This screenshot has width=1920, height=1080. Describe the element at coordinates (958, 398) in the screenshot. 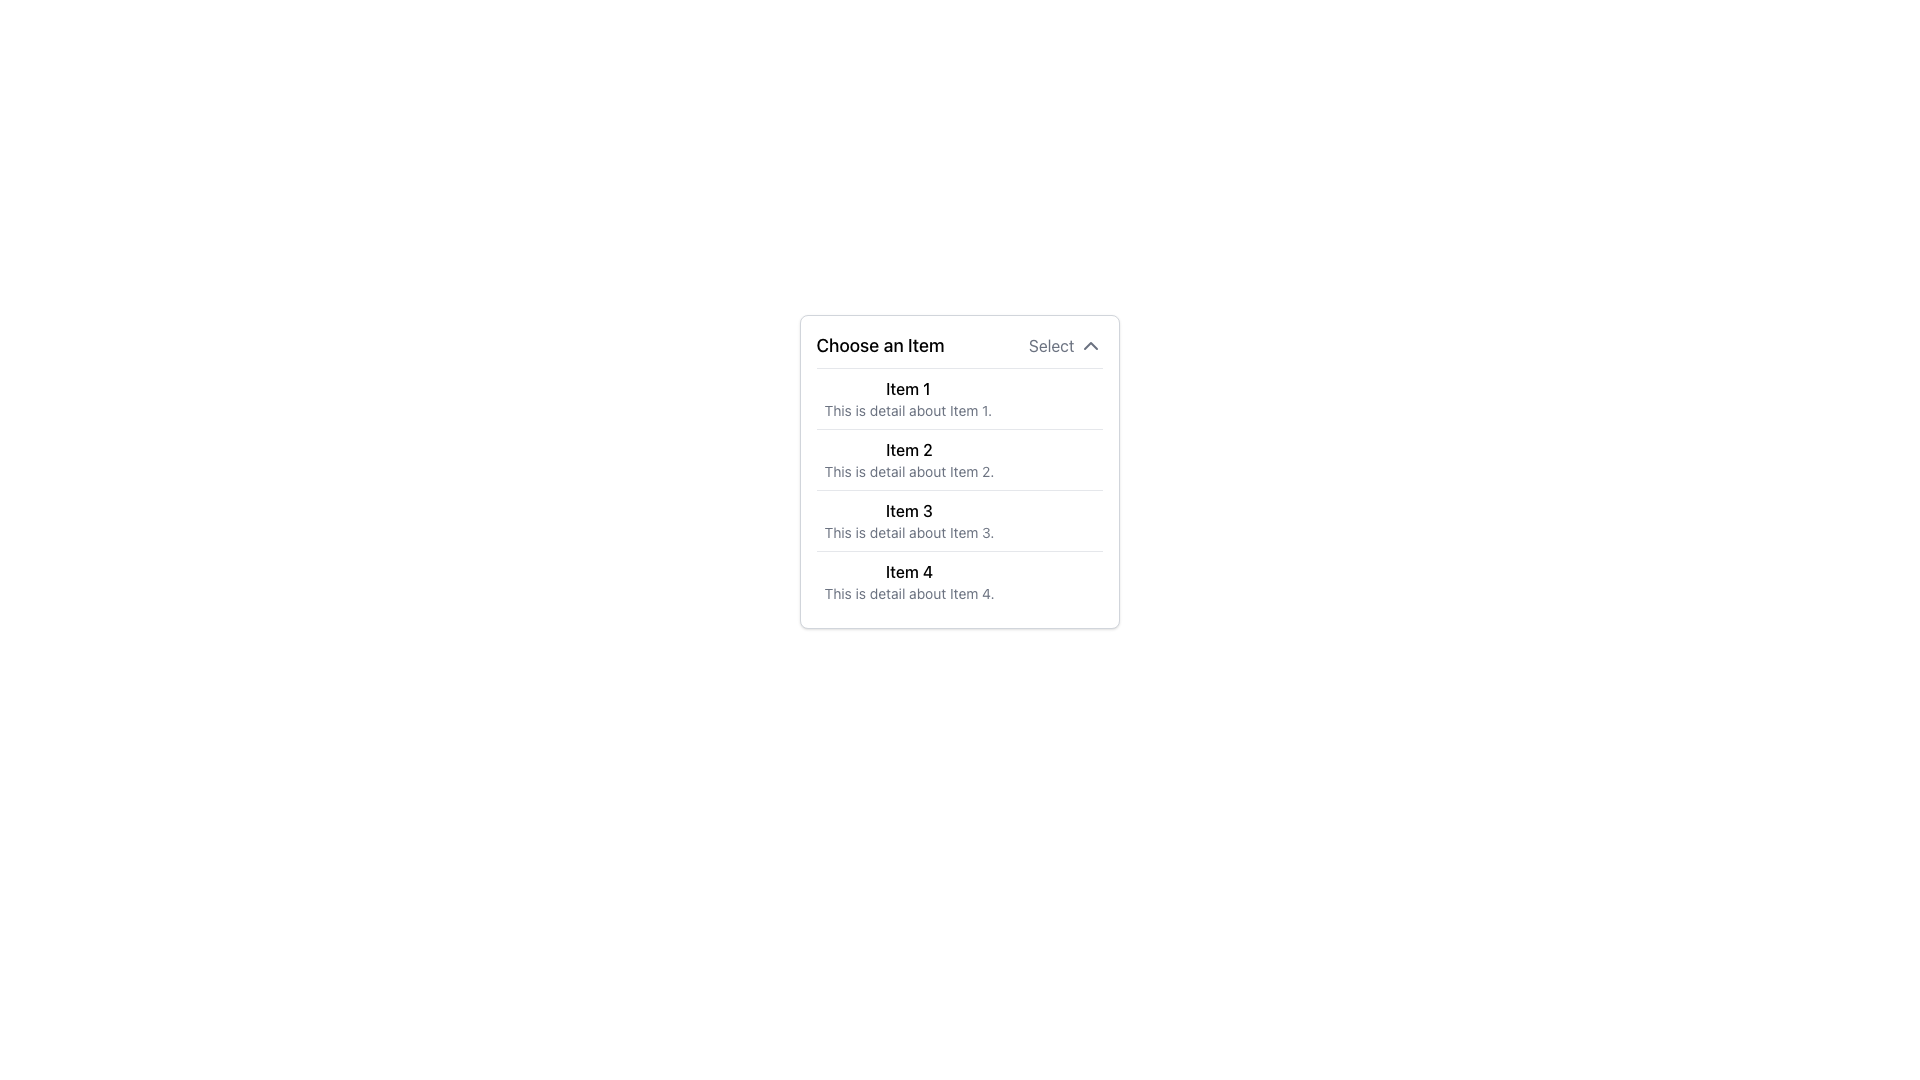

I see `the first interactive list item labeled 'Item 1'` at that location.